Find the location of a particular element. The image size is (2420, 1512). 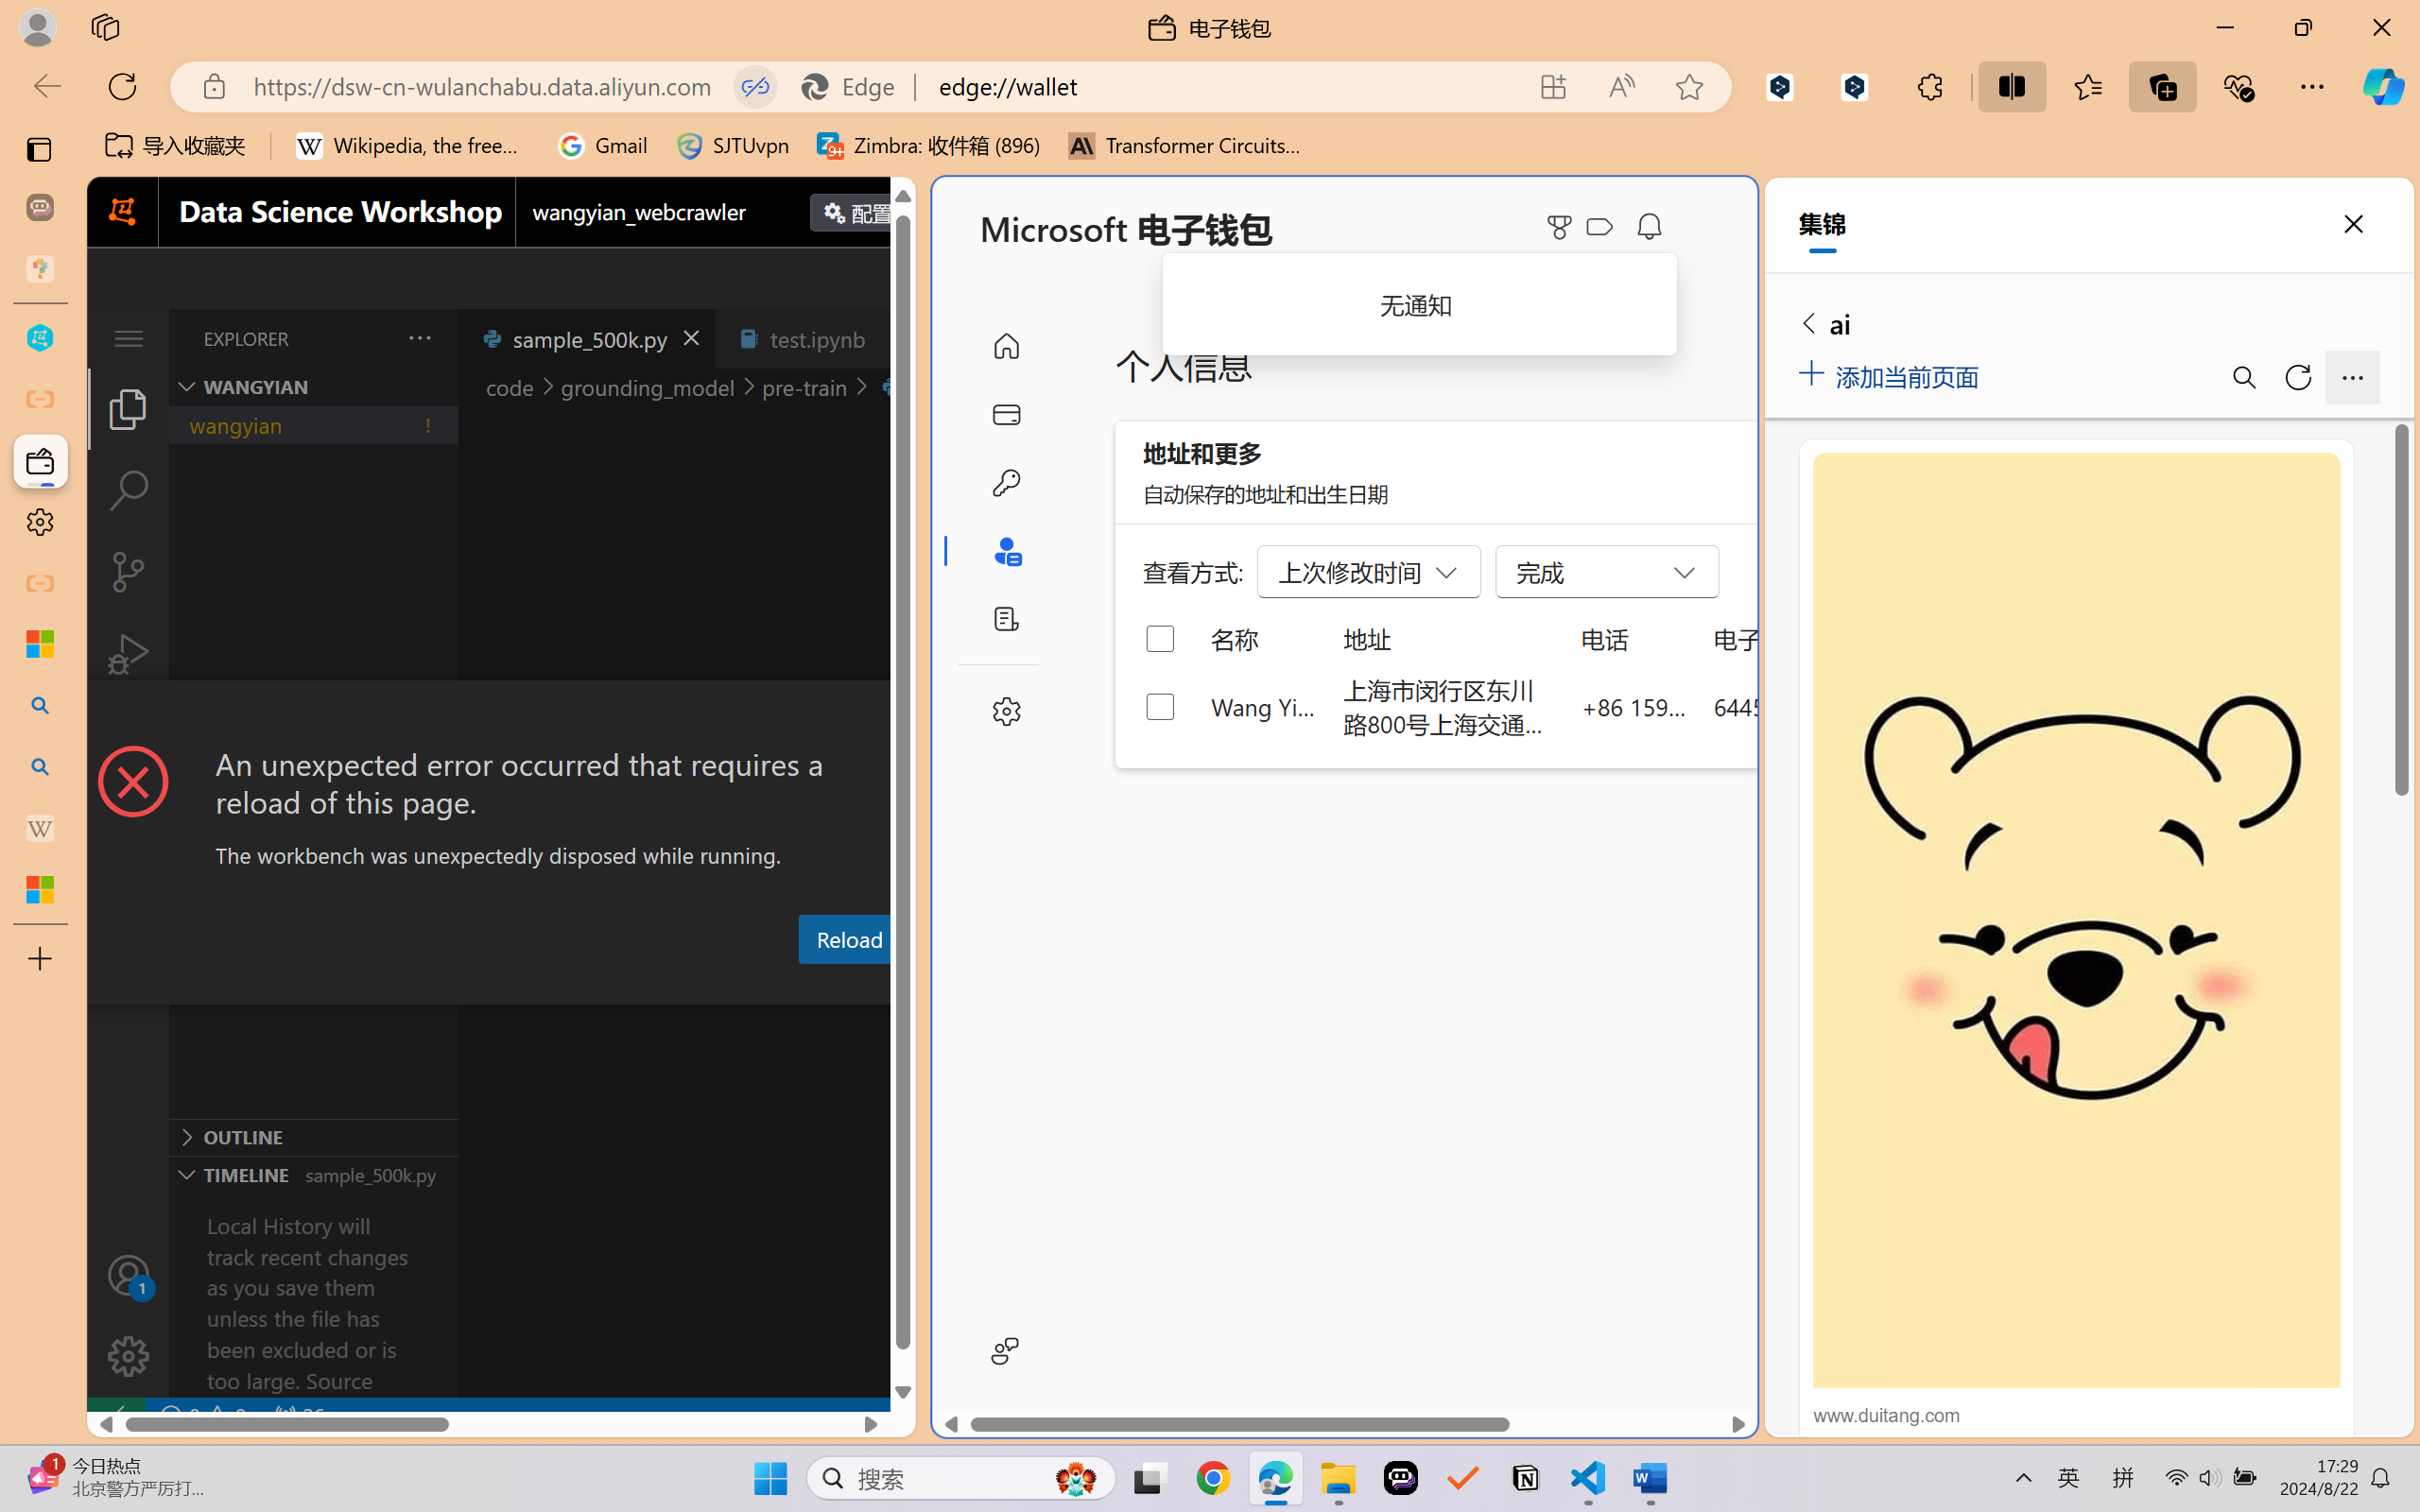

'Reload' is located at coordinates (847, 937).